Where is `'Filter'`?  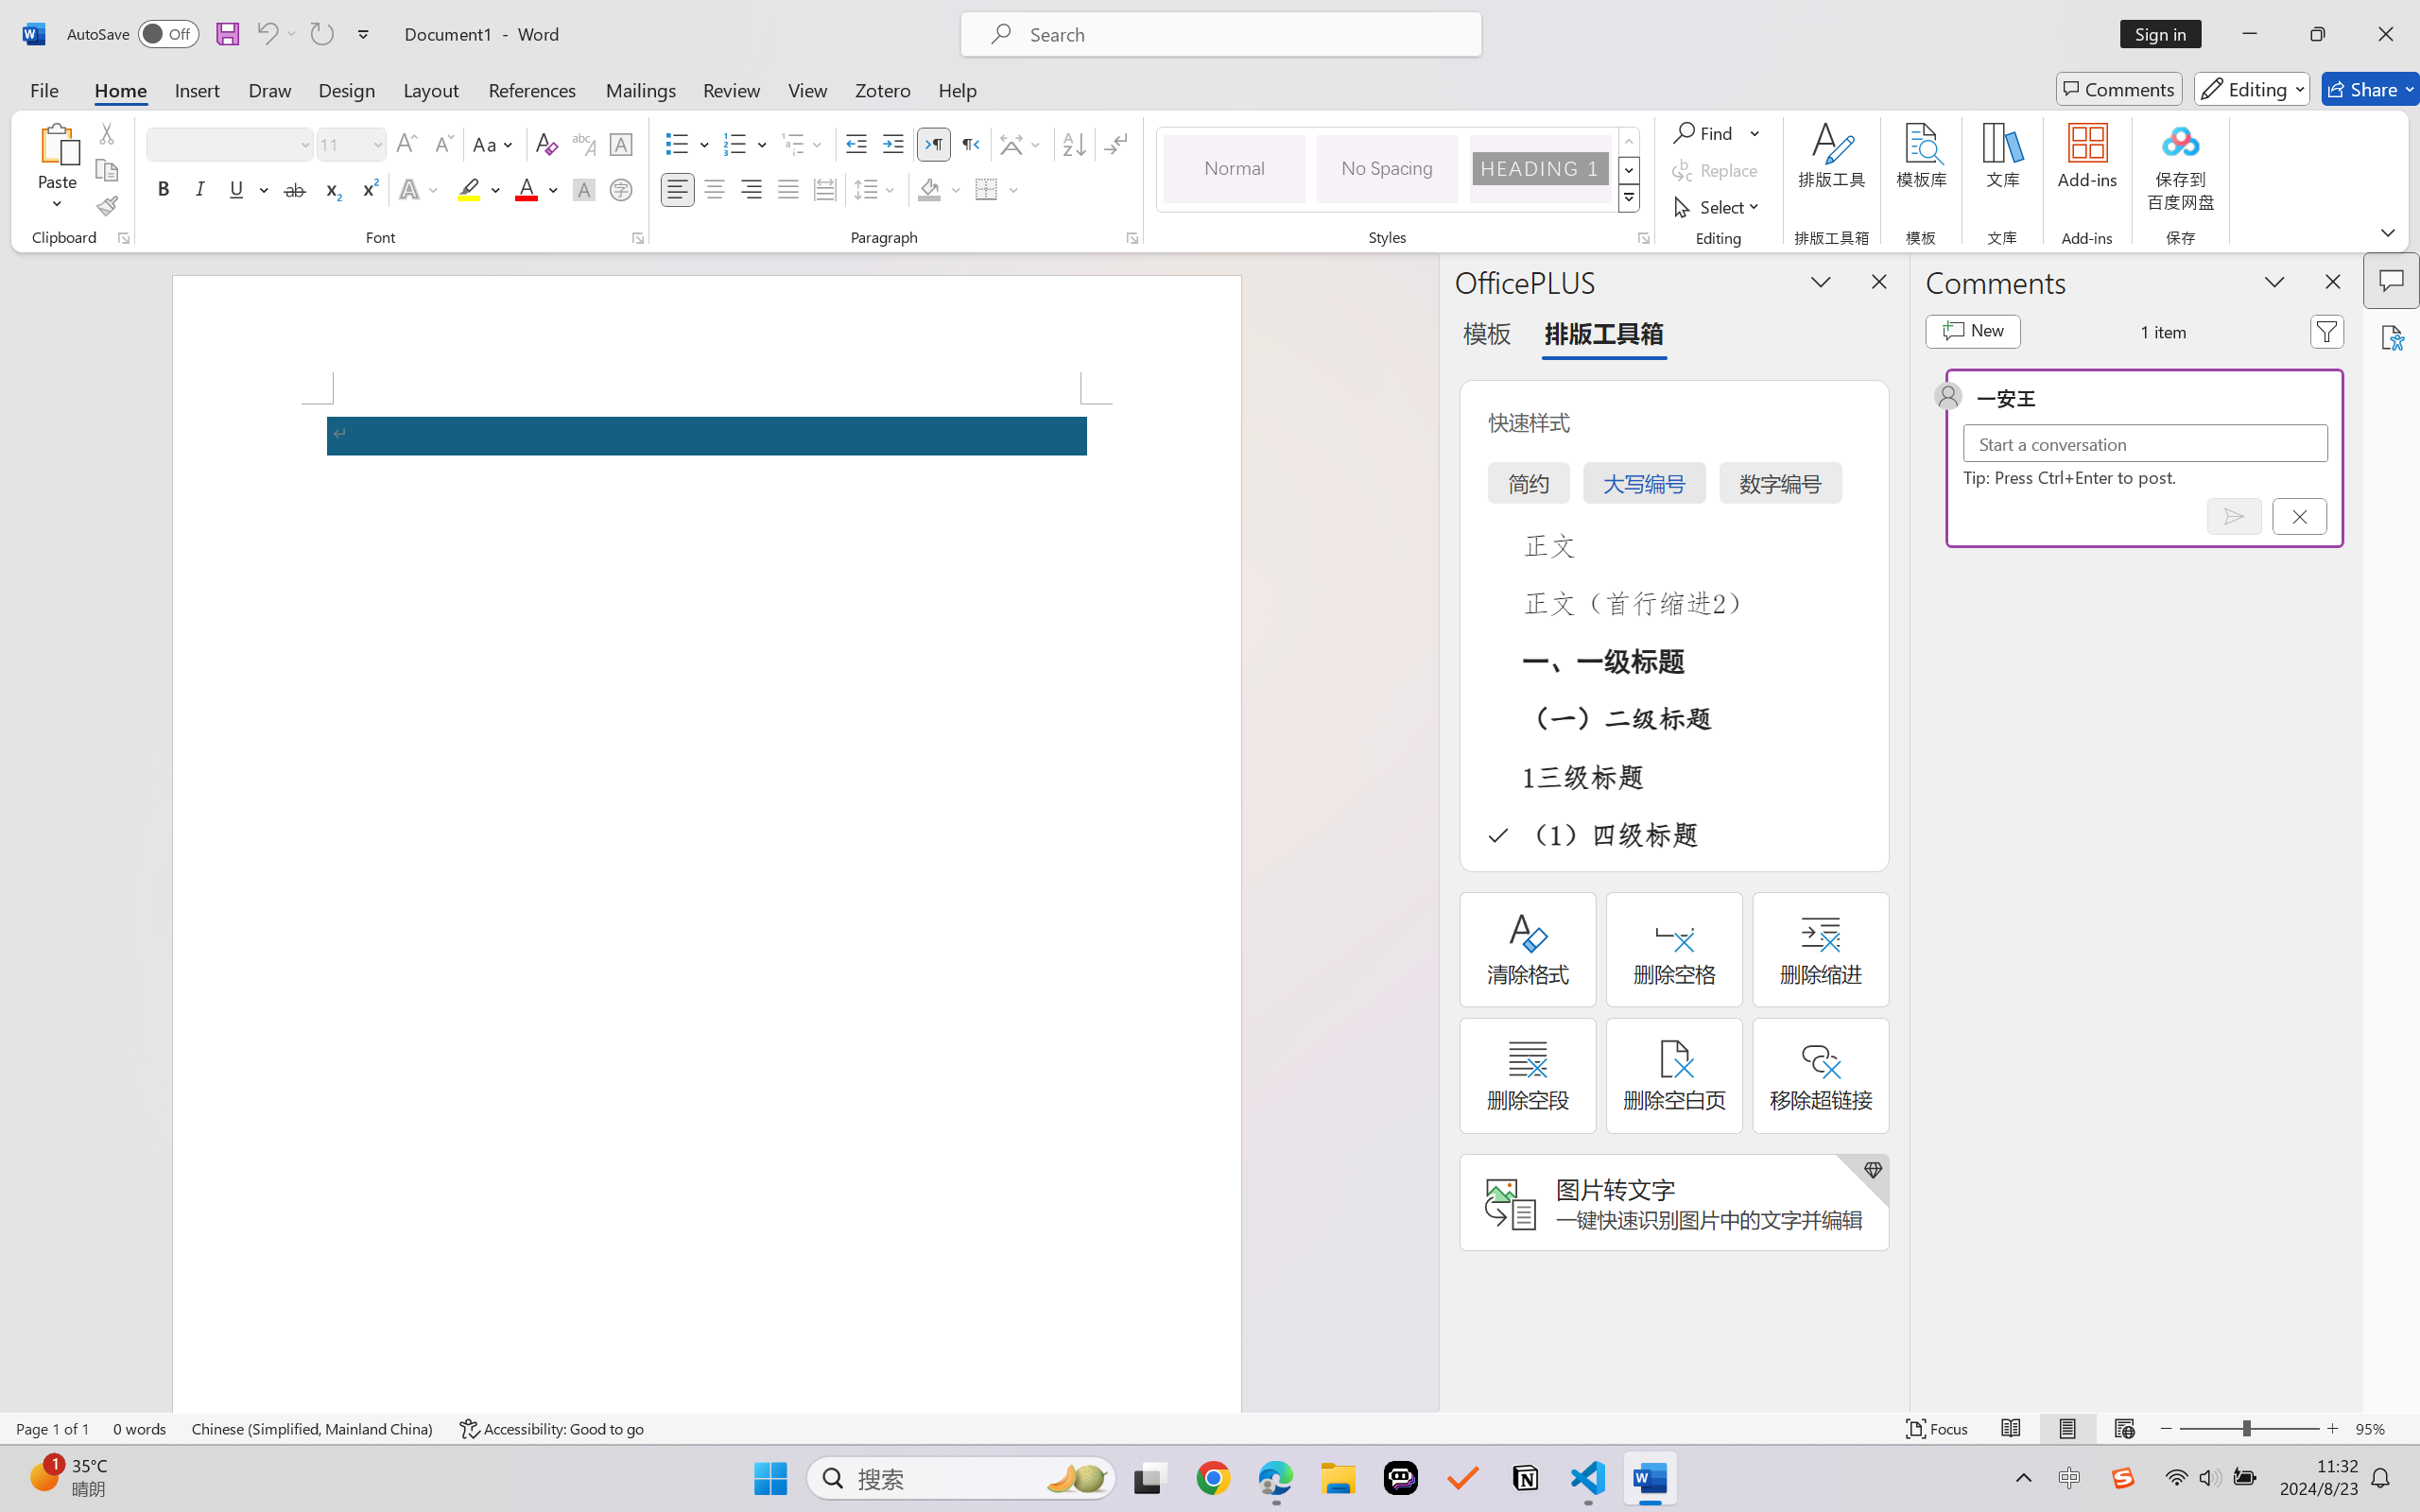
'Filter' is located at coordinates (2327, 331).